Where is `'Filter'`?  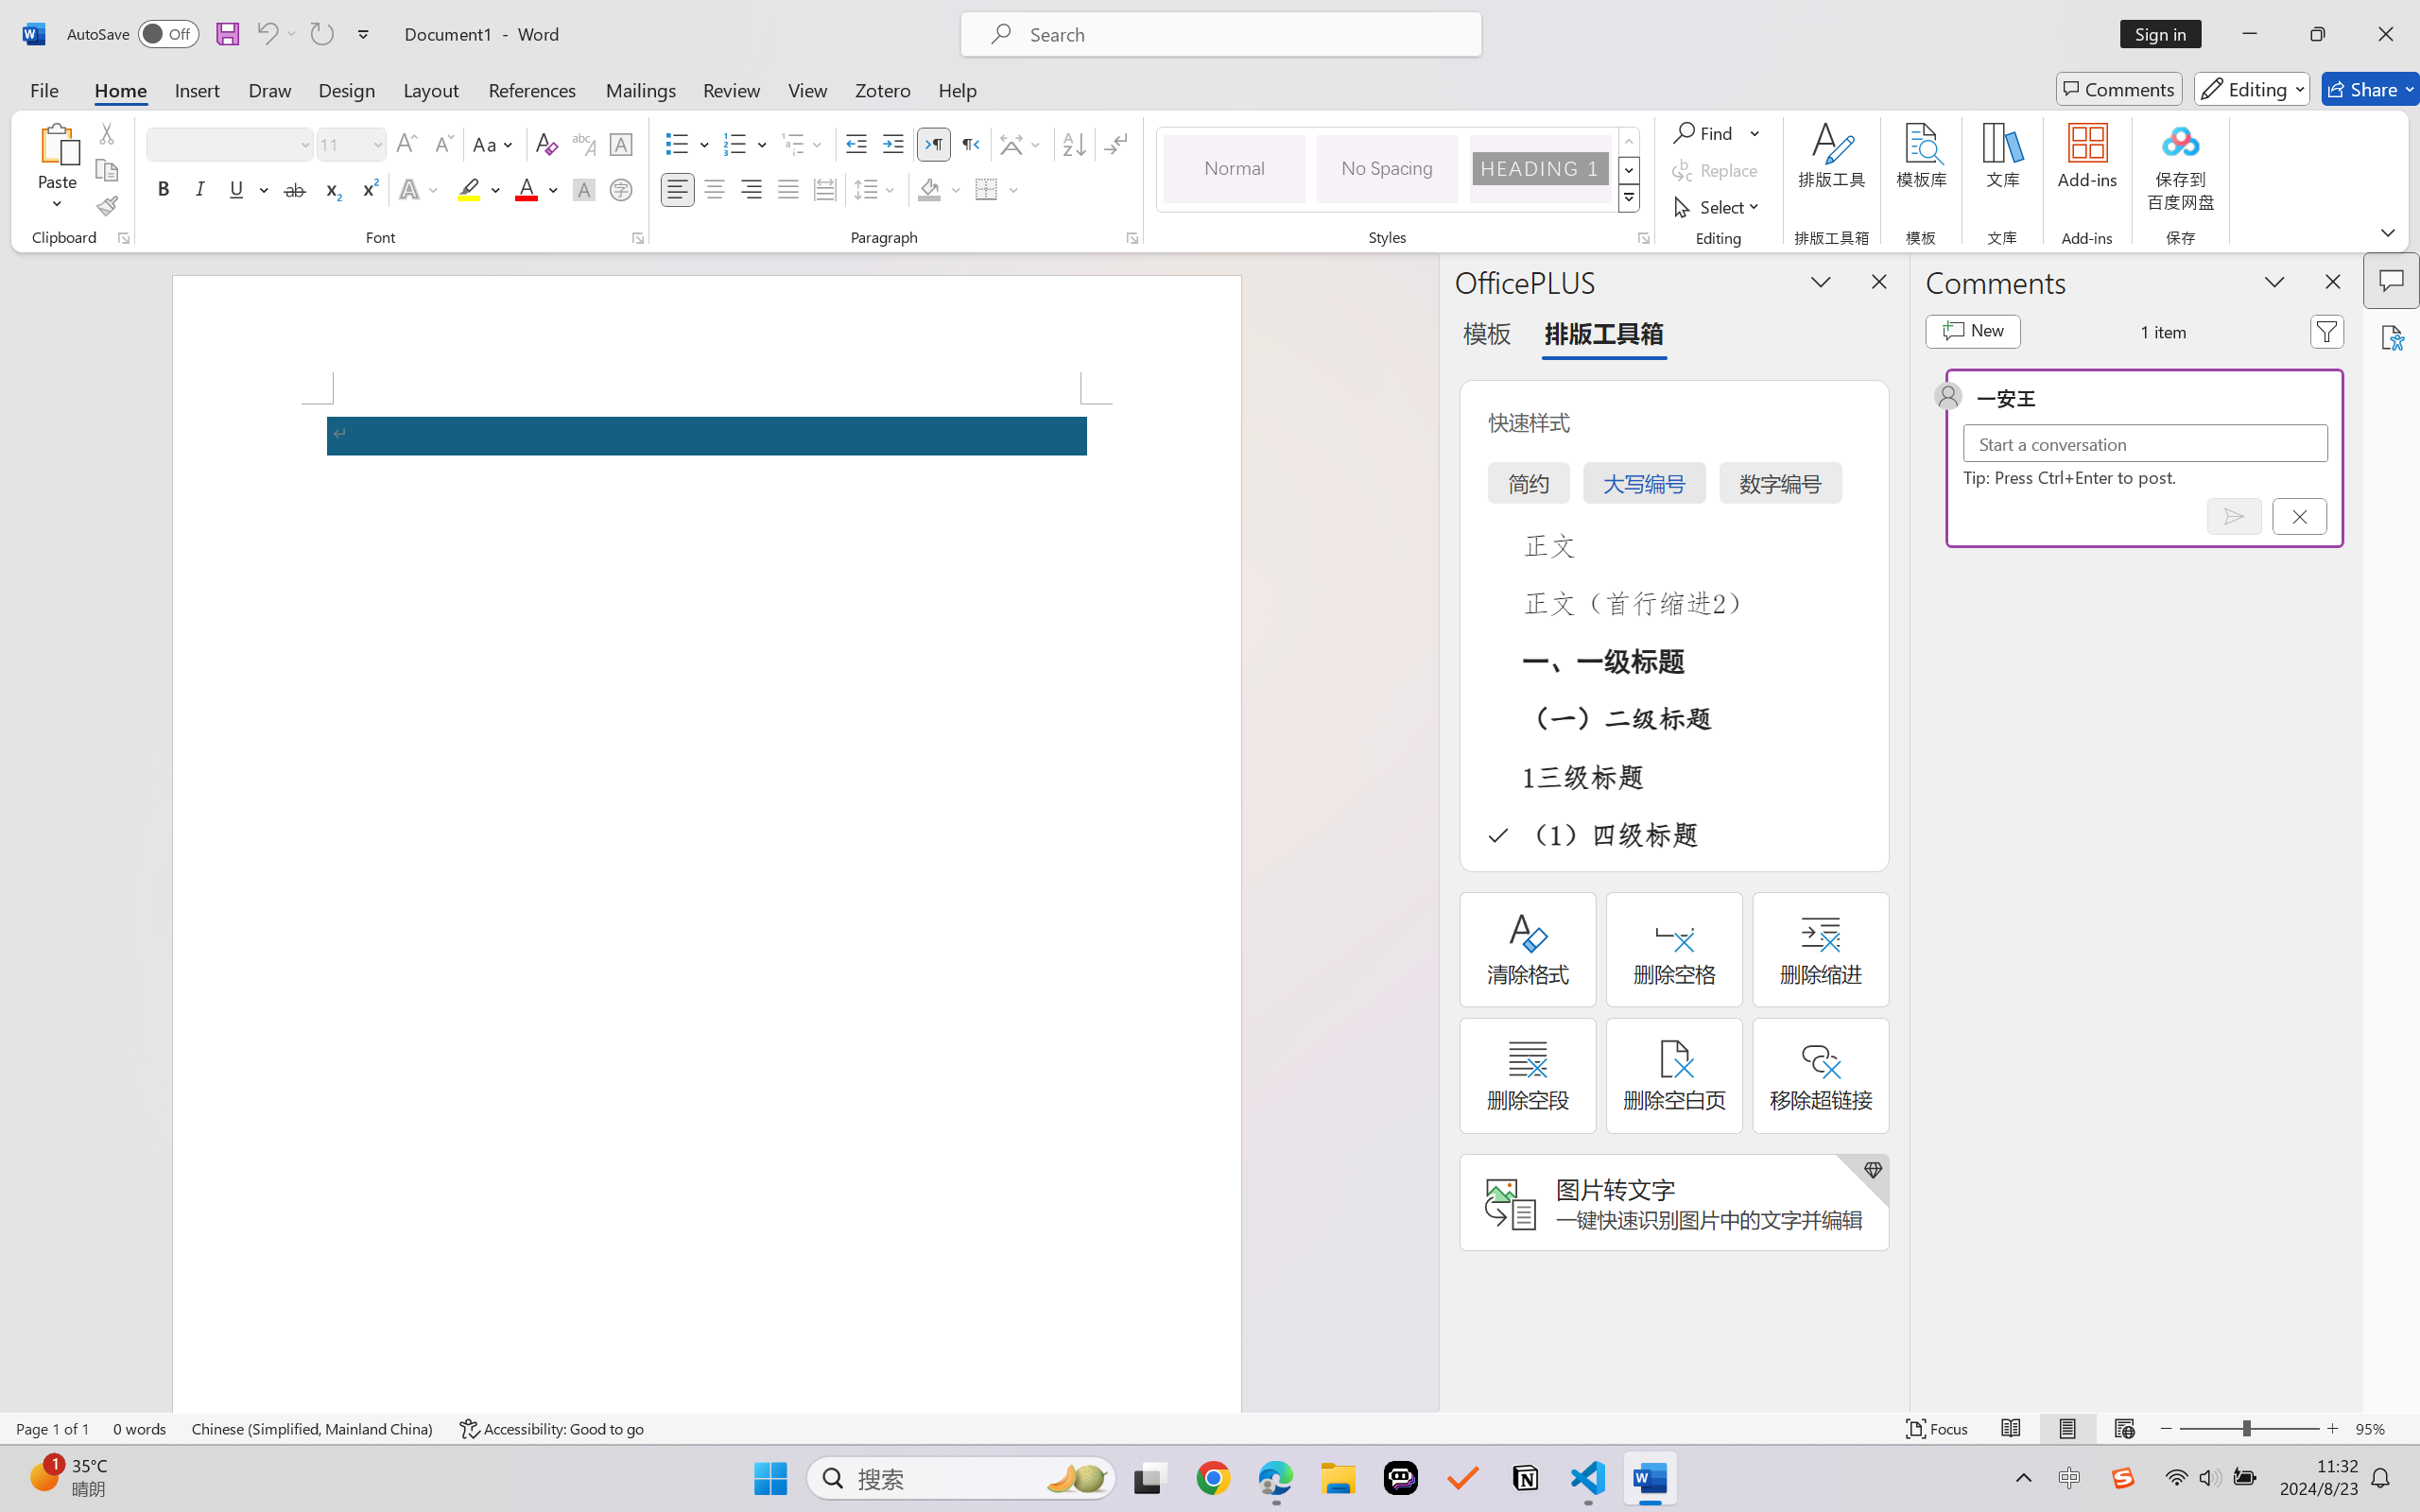
'Filter' is located at coordinates (2327, 331).